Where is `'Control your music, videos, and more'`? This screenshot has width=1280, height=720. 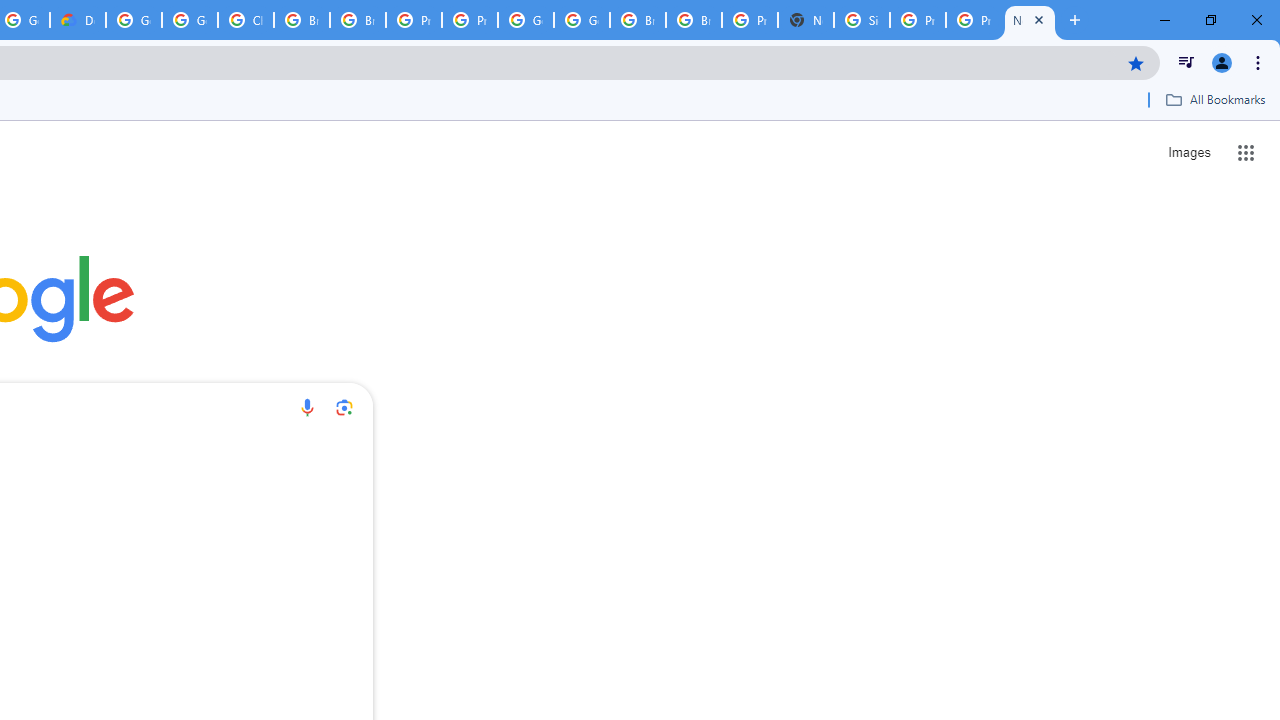
'Control your music, videos, and more' is located at coordinates (1185, 61).